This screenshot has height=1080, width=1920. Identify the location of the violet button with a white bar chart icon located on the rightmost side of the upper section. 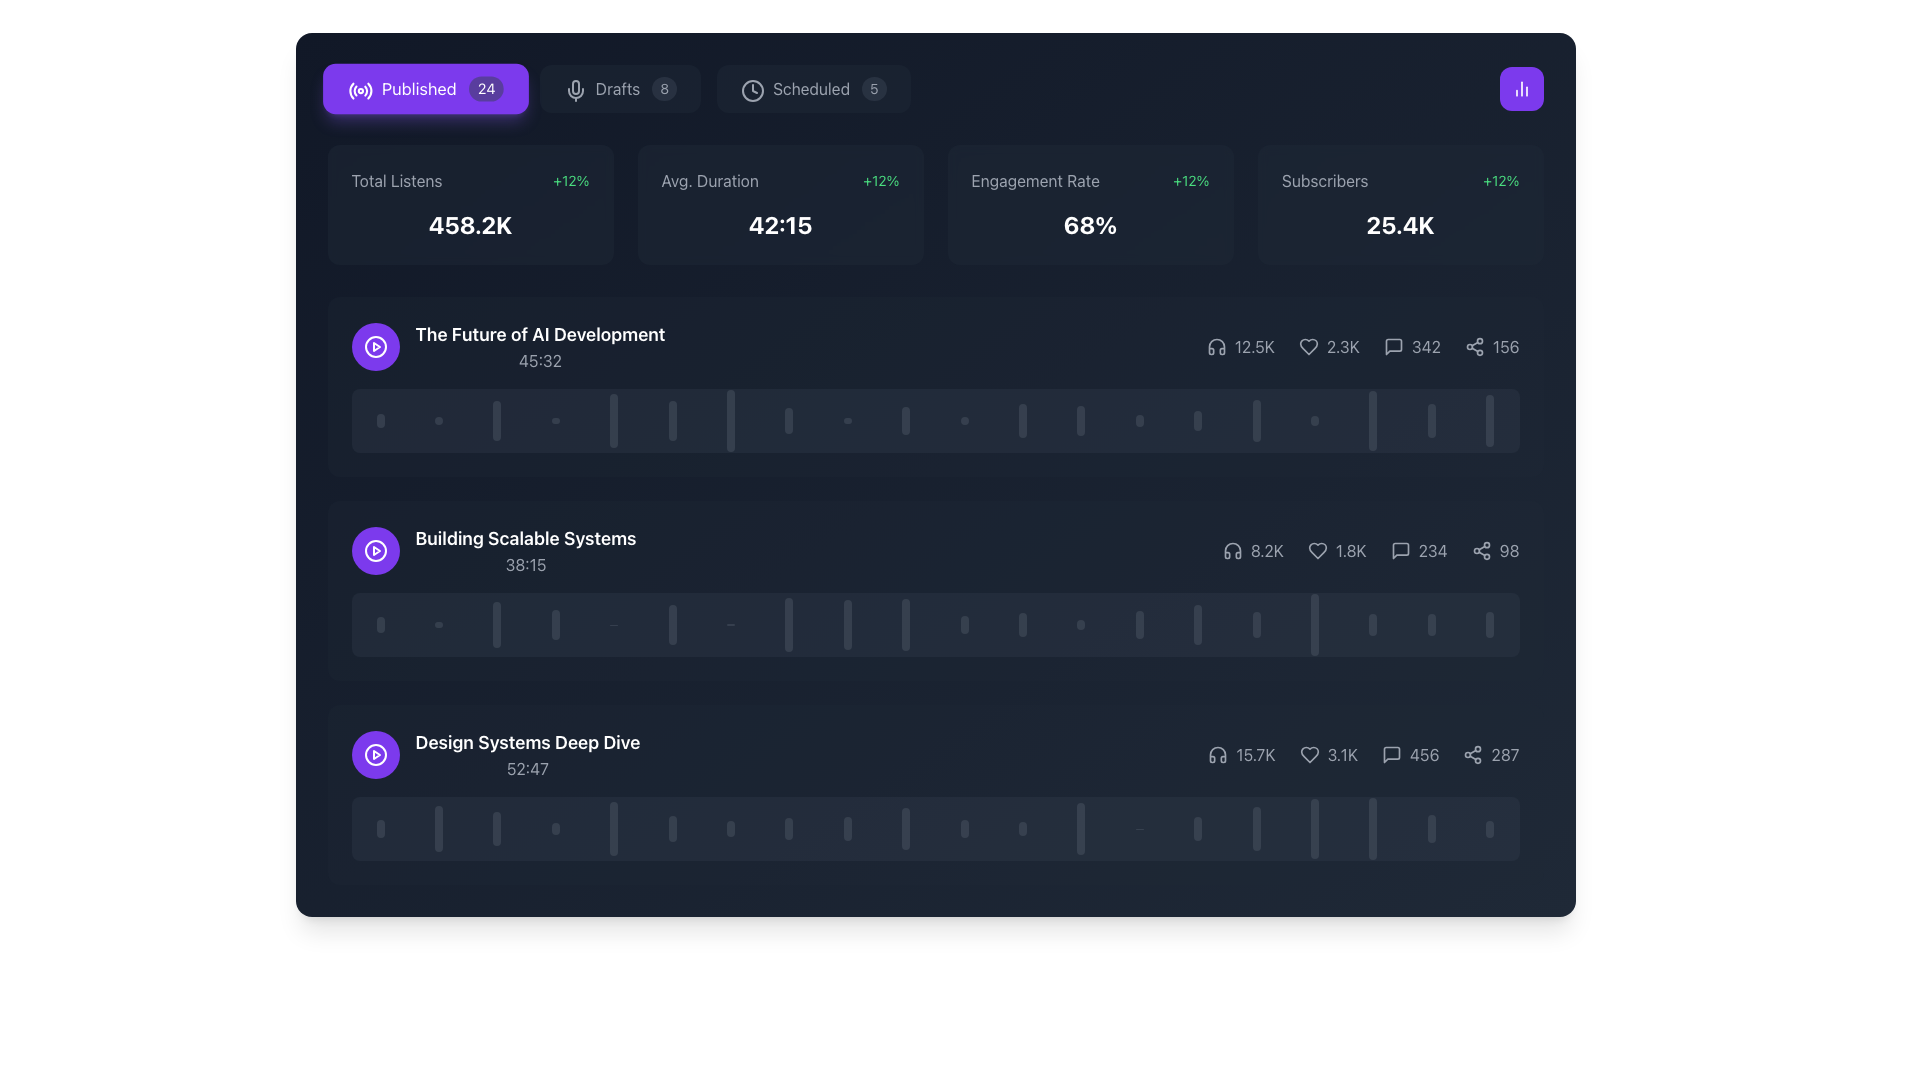
(1520, 87).